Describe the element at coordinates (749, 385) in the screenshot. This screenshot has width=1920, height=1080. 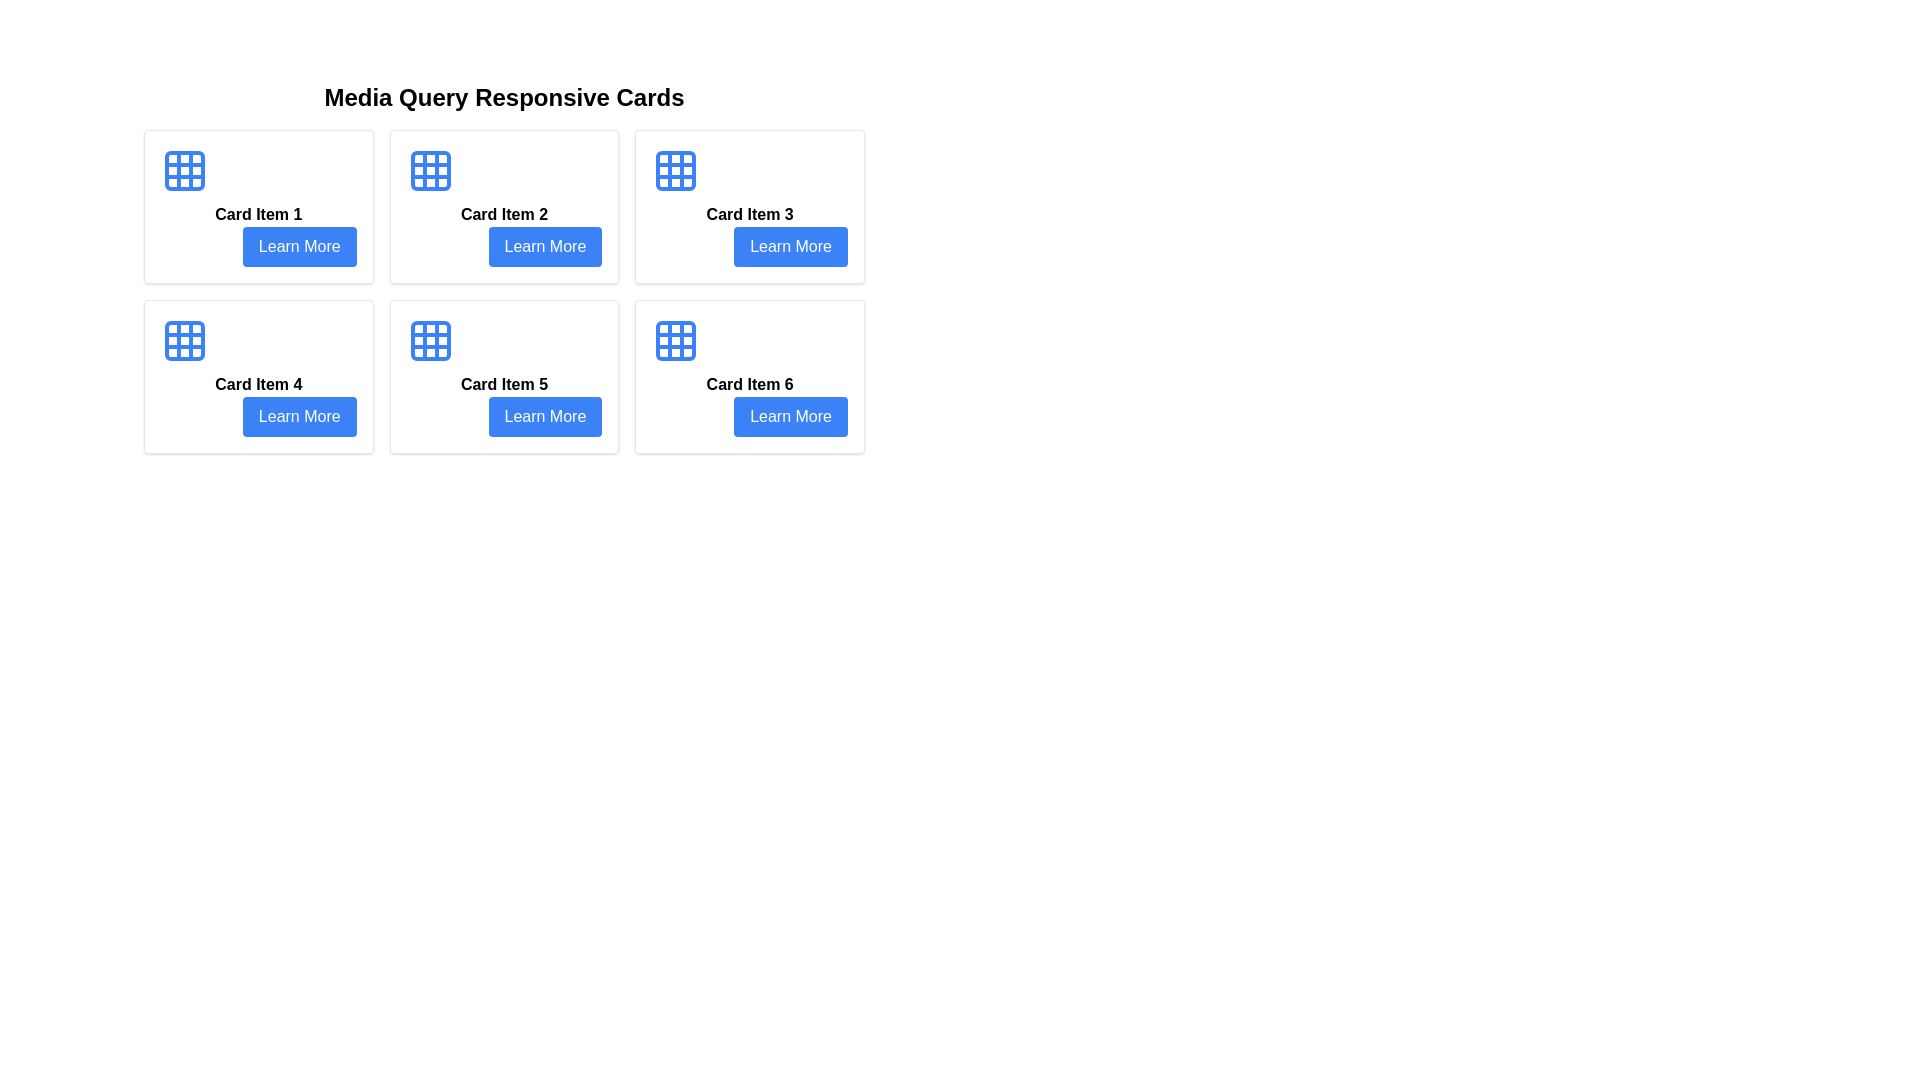
I see `the text label that serves as the title or header of the card, located in the bottom row, last column of a 2x3 grid layout, positioned below the grid icon and above the 'Learn More' button` at that location.